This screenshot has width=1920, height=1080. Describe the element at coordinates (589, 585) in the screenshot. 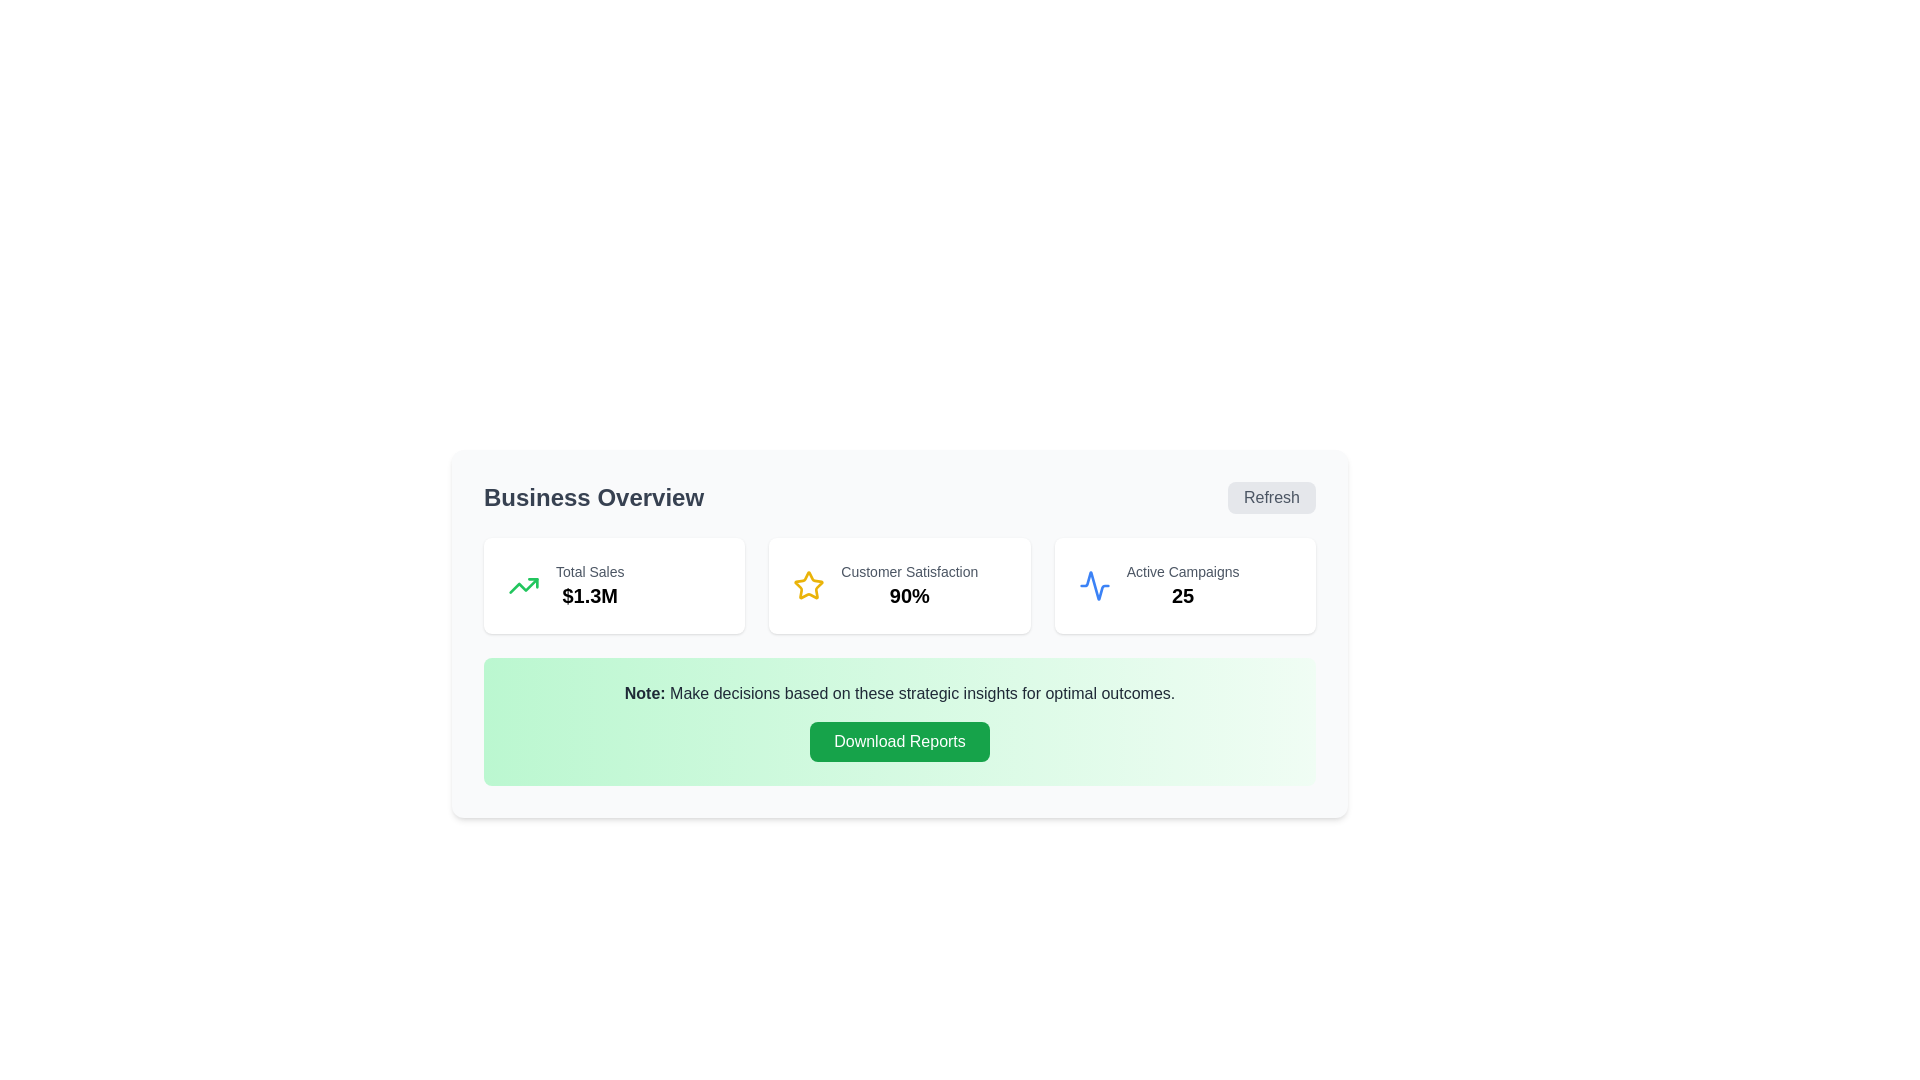

I see `the Text Display element that shows the total sales amount, located within a card widget on the leftmost position of a row of similar widgets` at that location.